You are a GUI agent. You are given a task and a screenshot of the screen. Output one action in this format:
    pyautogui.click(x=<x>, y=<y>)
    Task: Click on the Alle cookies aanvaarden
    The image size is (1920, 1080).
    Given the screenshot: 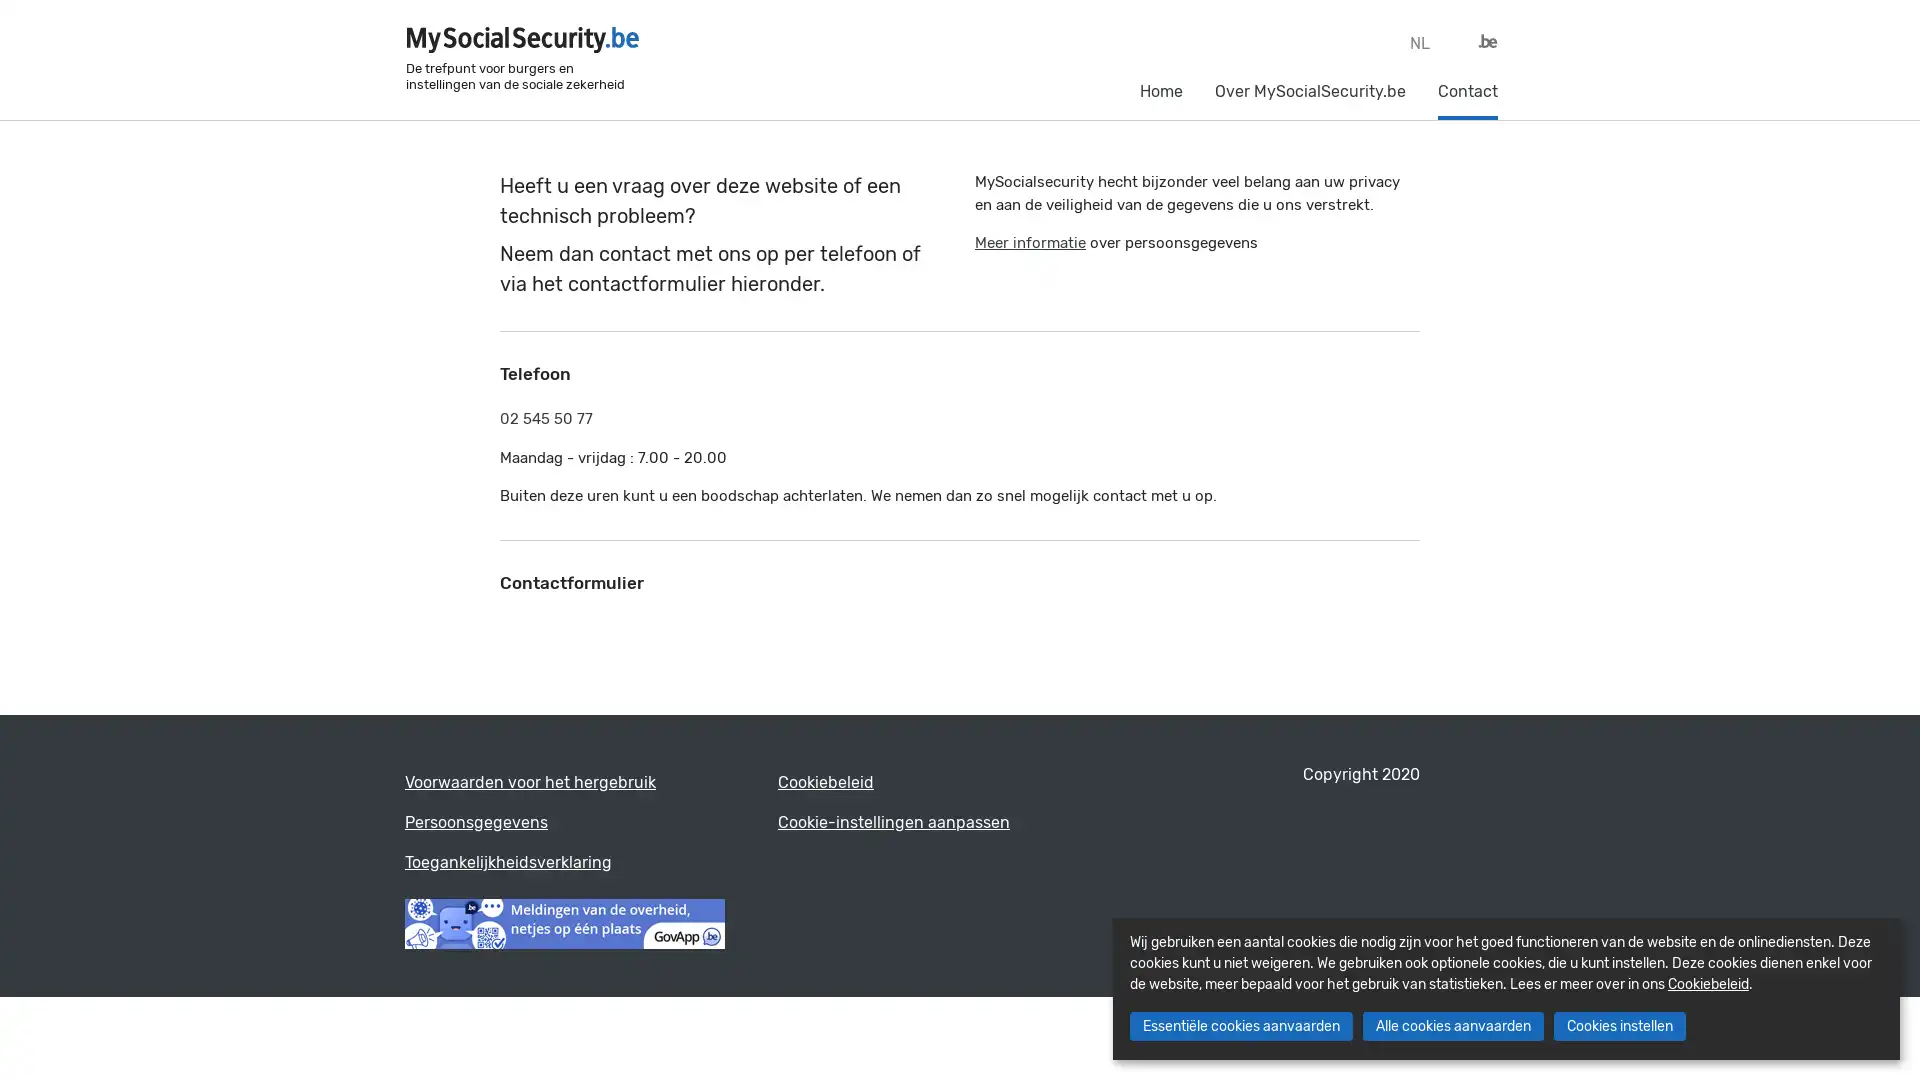 What is the action you would take?
    pyautogui.click(x=1452, y=1026)
    